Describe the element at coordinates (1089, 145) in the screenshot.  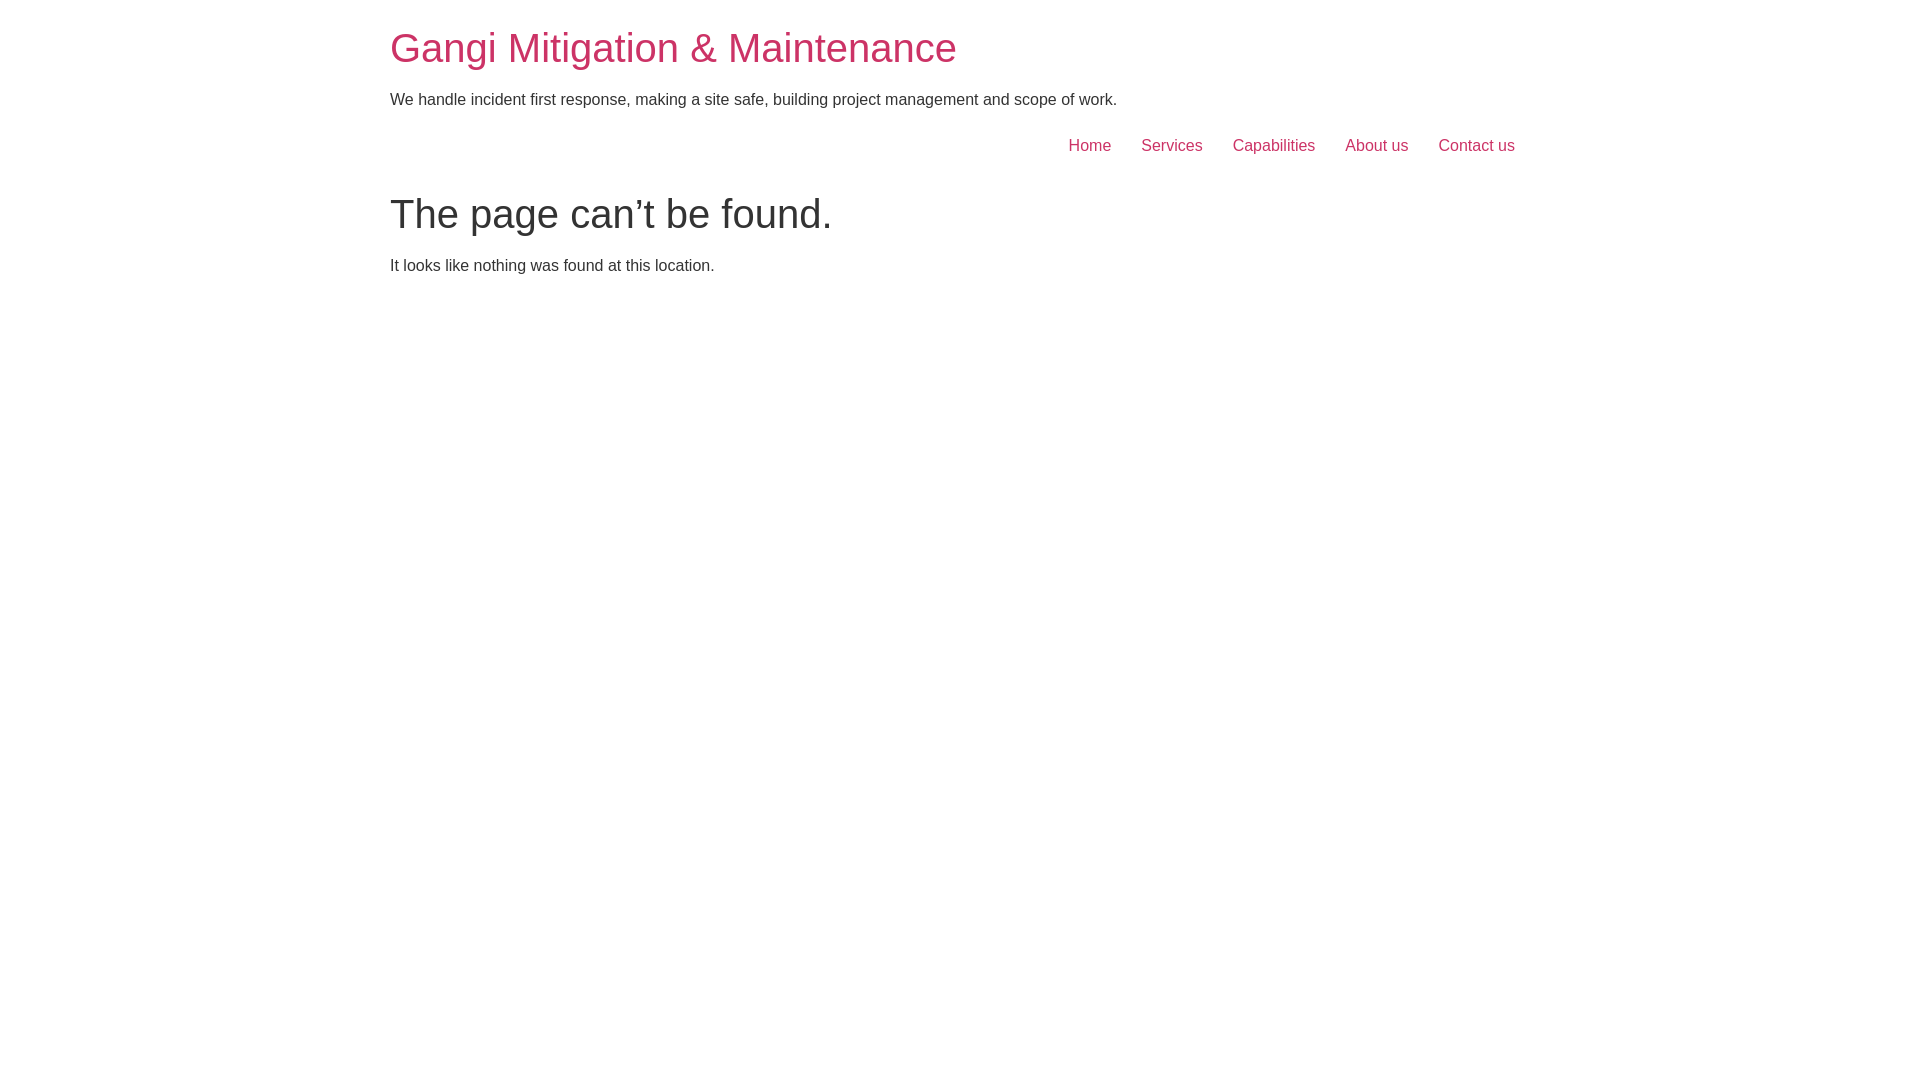
I see `'Home'` at that location.